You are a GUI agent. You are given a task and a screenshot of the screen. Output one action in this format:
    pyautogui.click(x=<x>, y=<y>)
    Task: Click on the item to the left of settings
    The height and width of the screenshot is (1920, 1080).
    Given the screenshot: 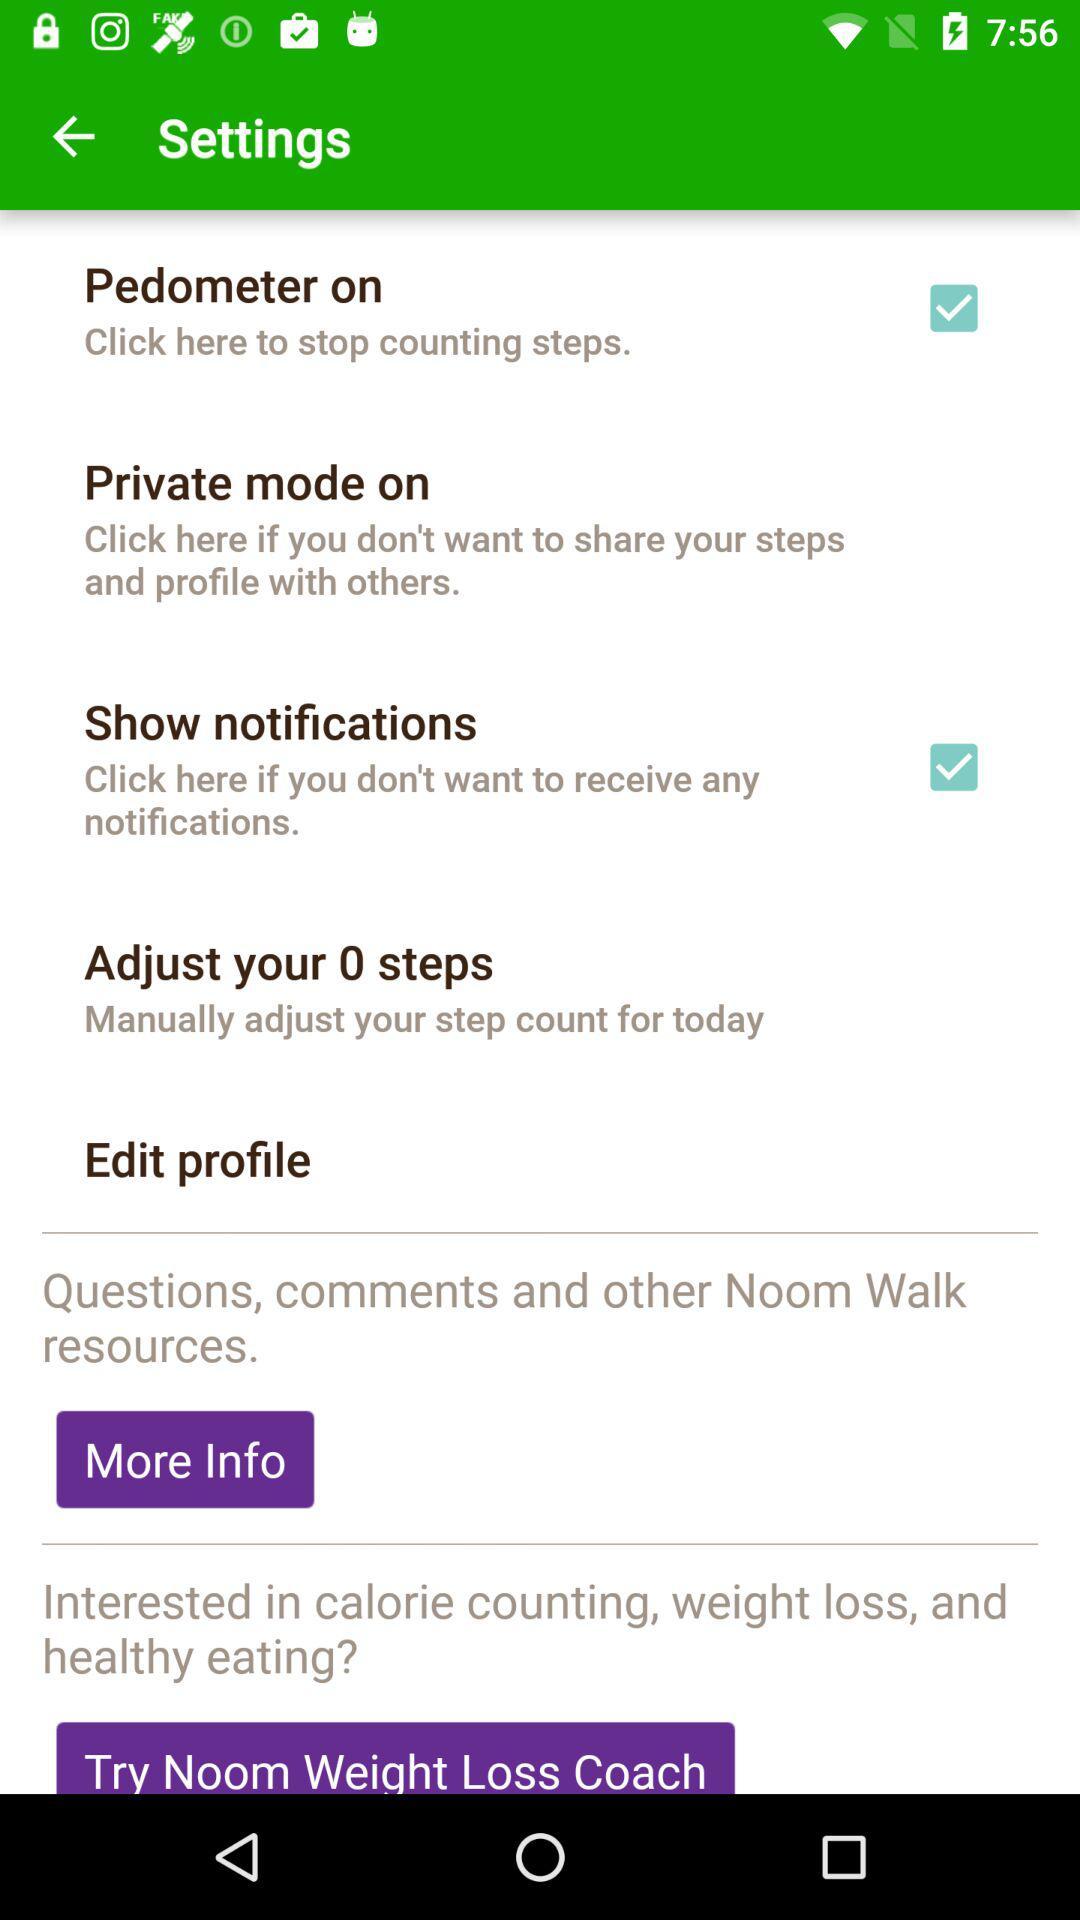 What is the action you would take?
    pyautogui.click(x=72, y=135)
    